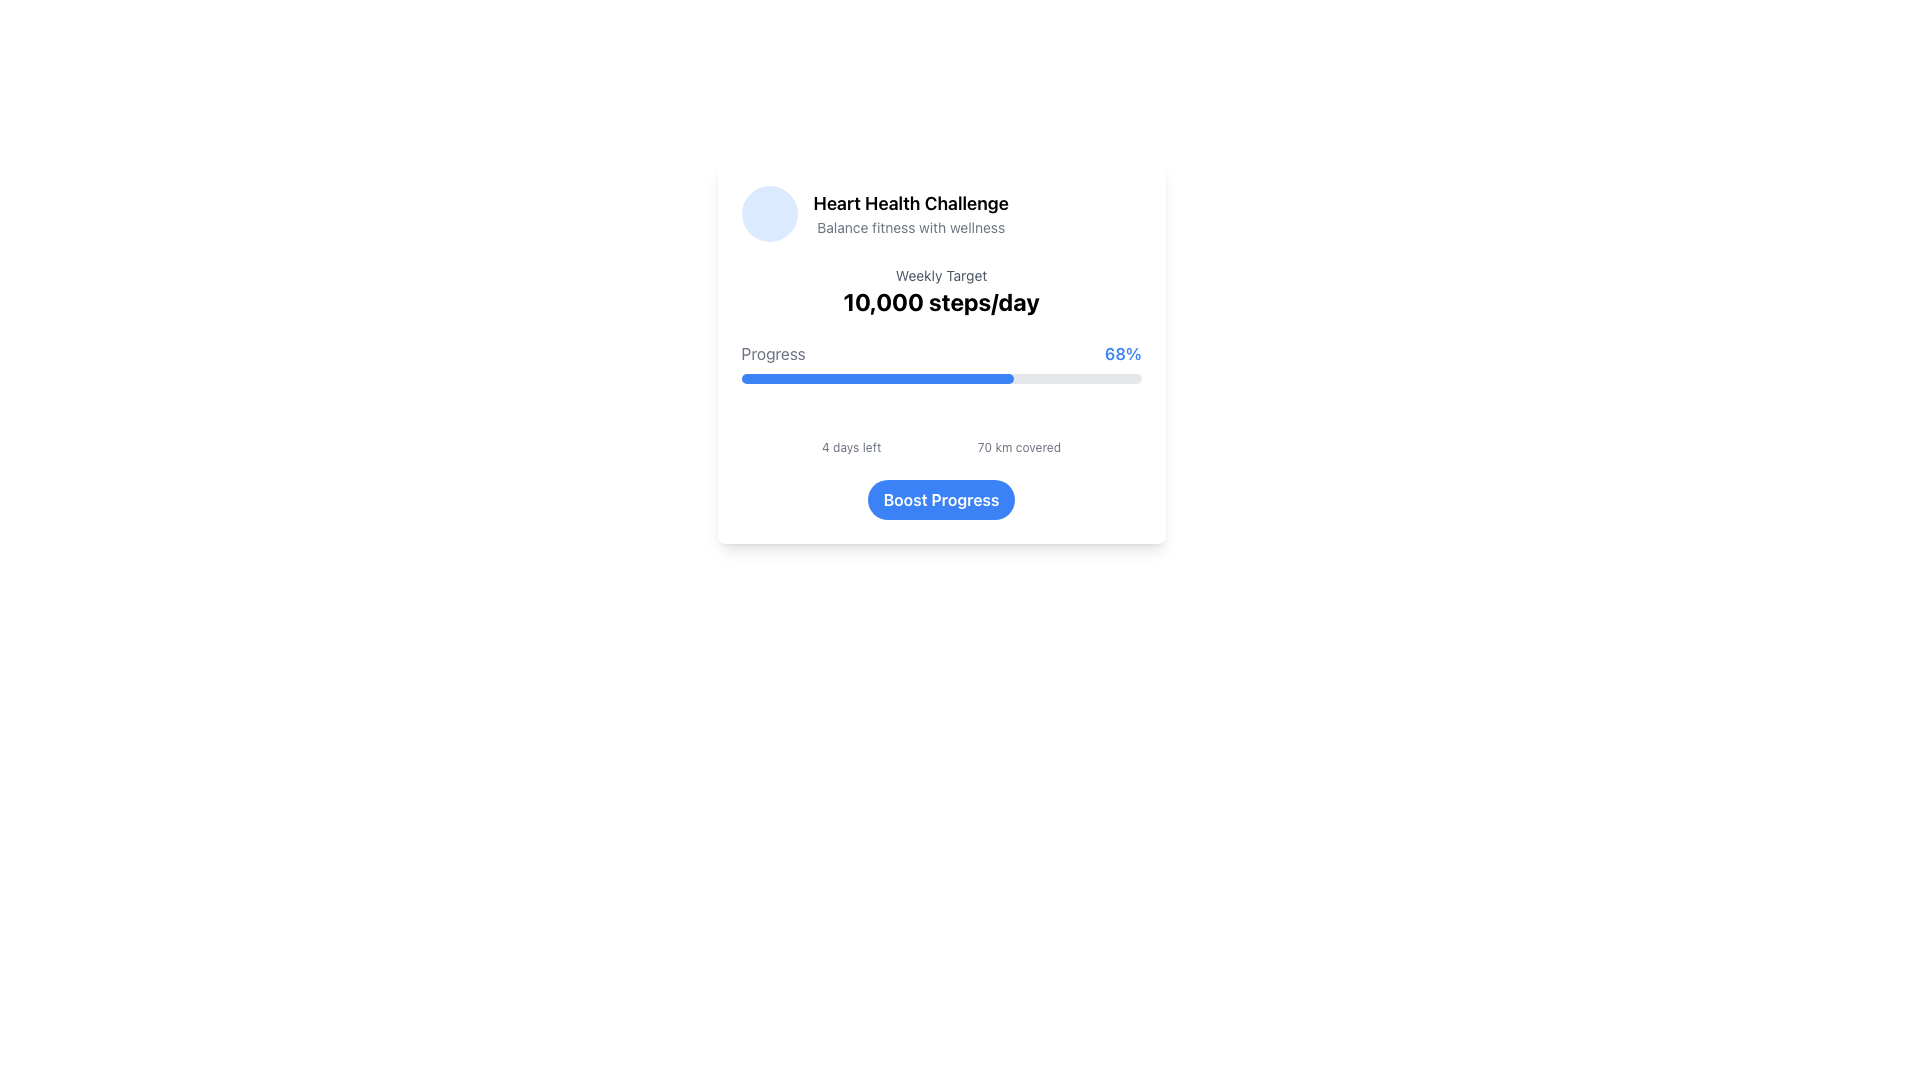 The width and height of the screenshot is (1920, 1080). What do you see at coordinates (1123, 353) in the screenshot?
I see `the progress percentage label located to the right of the 'Progress' section to provide visual feedback to the user` at bounding box center [1123, 353].